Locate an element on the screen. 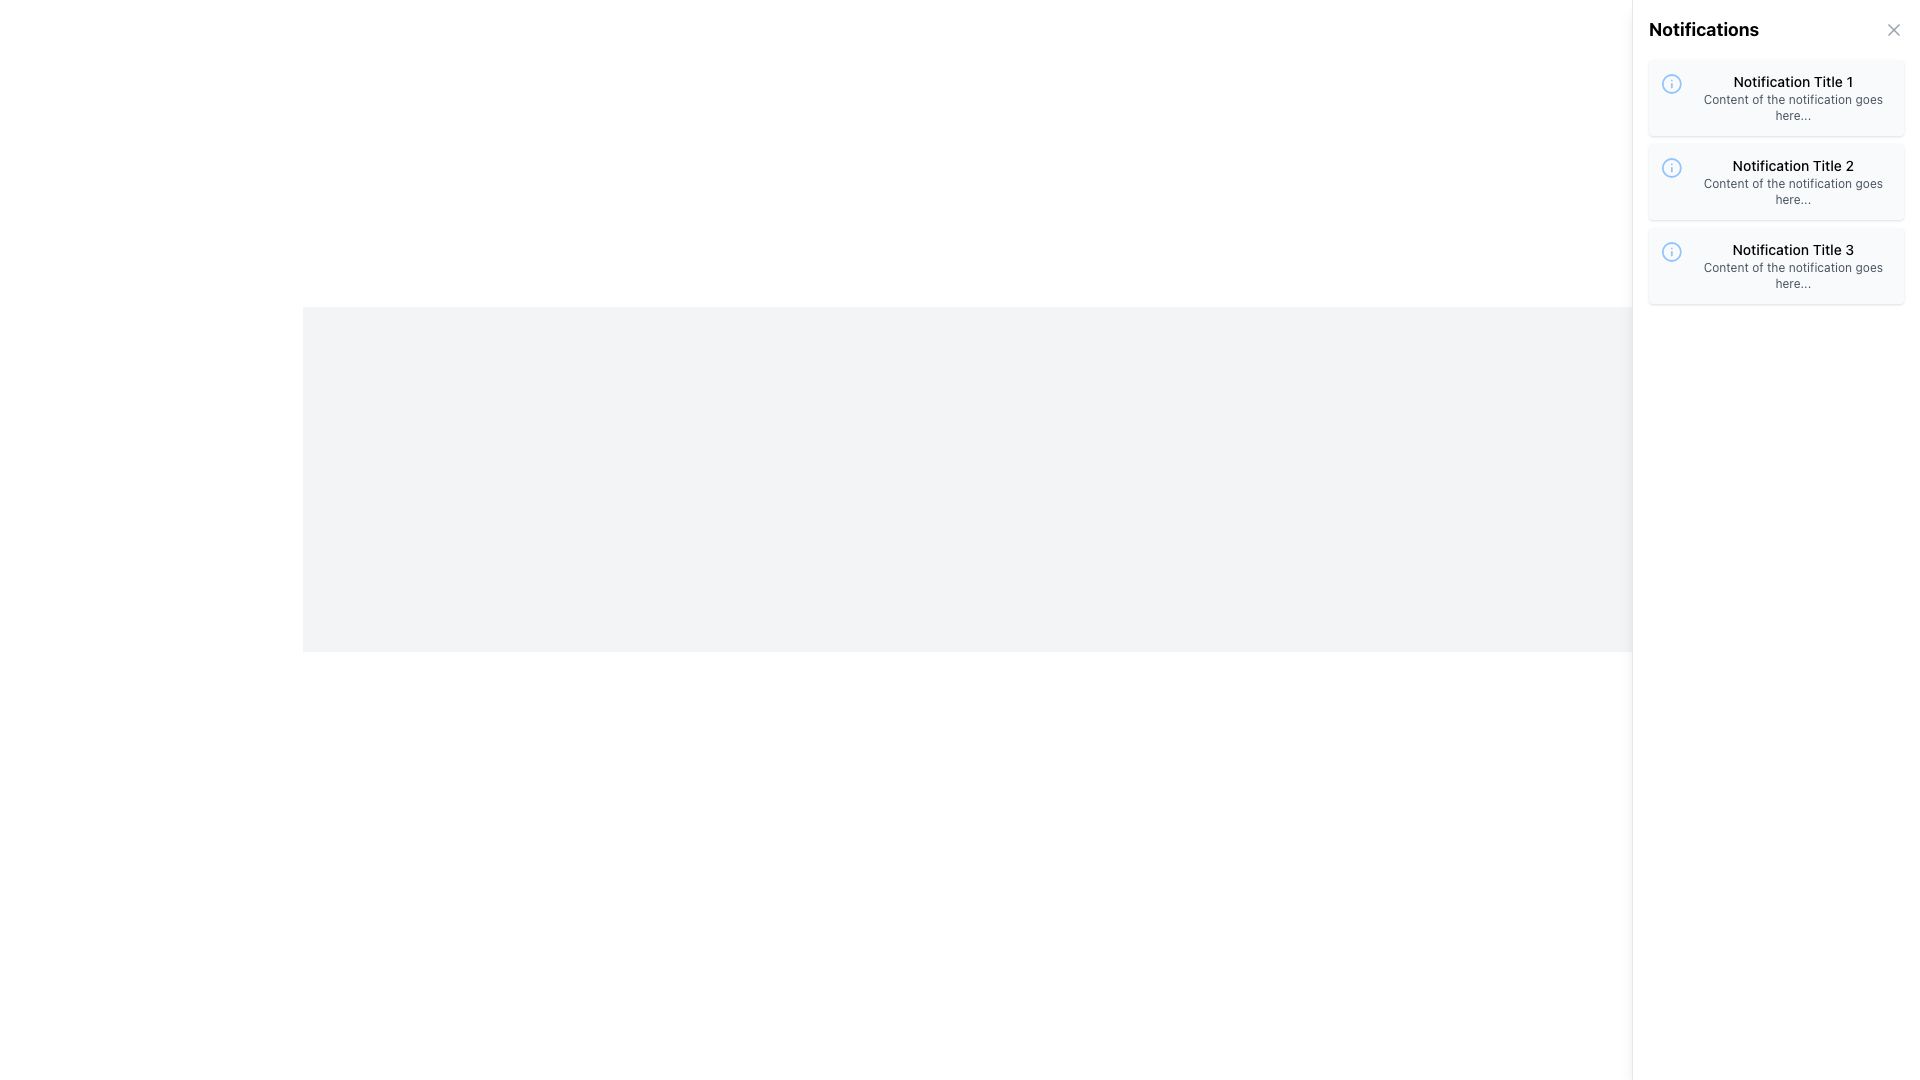 The height and width of the screenshot is (1080, 1920). the small gray text label located underneath 'Notification Title 2' in the notification card within the second item of the vertically stacked notifications is located at coordinates (1793, 192).